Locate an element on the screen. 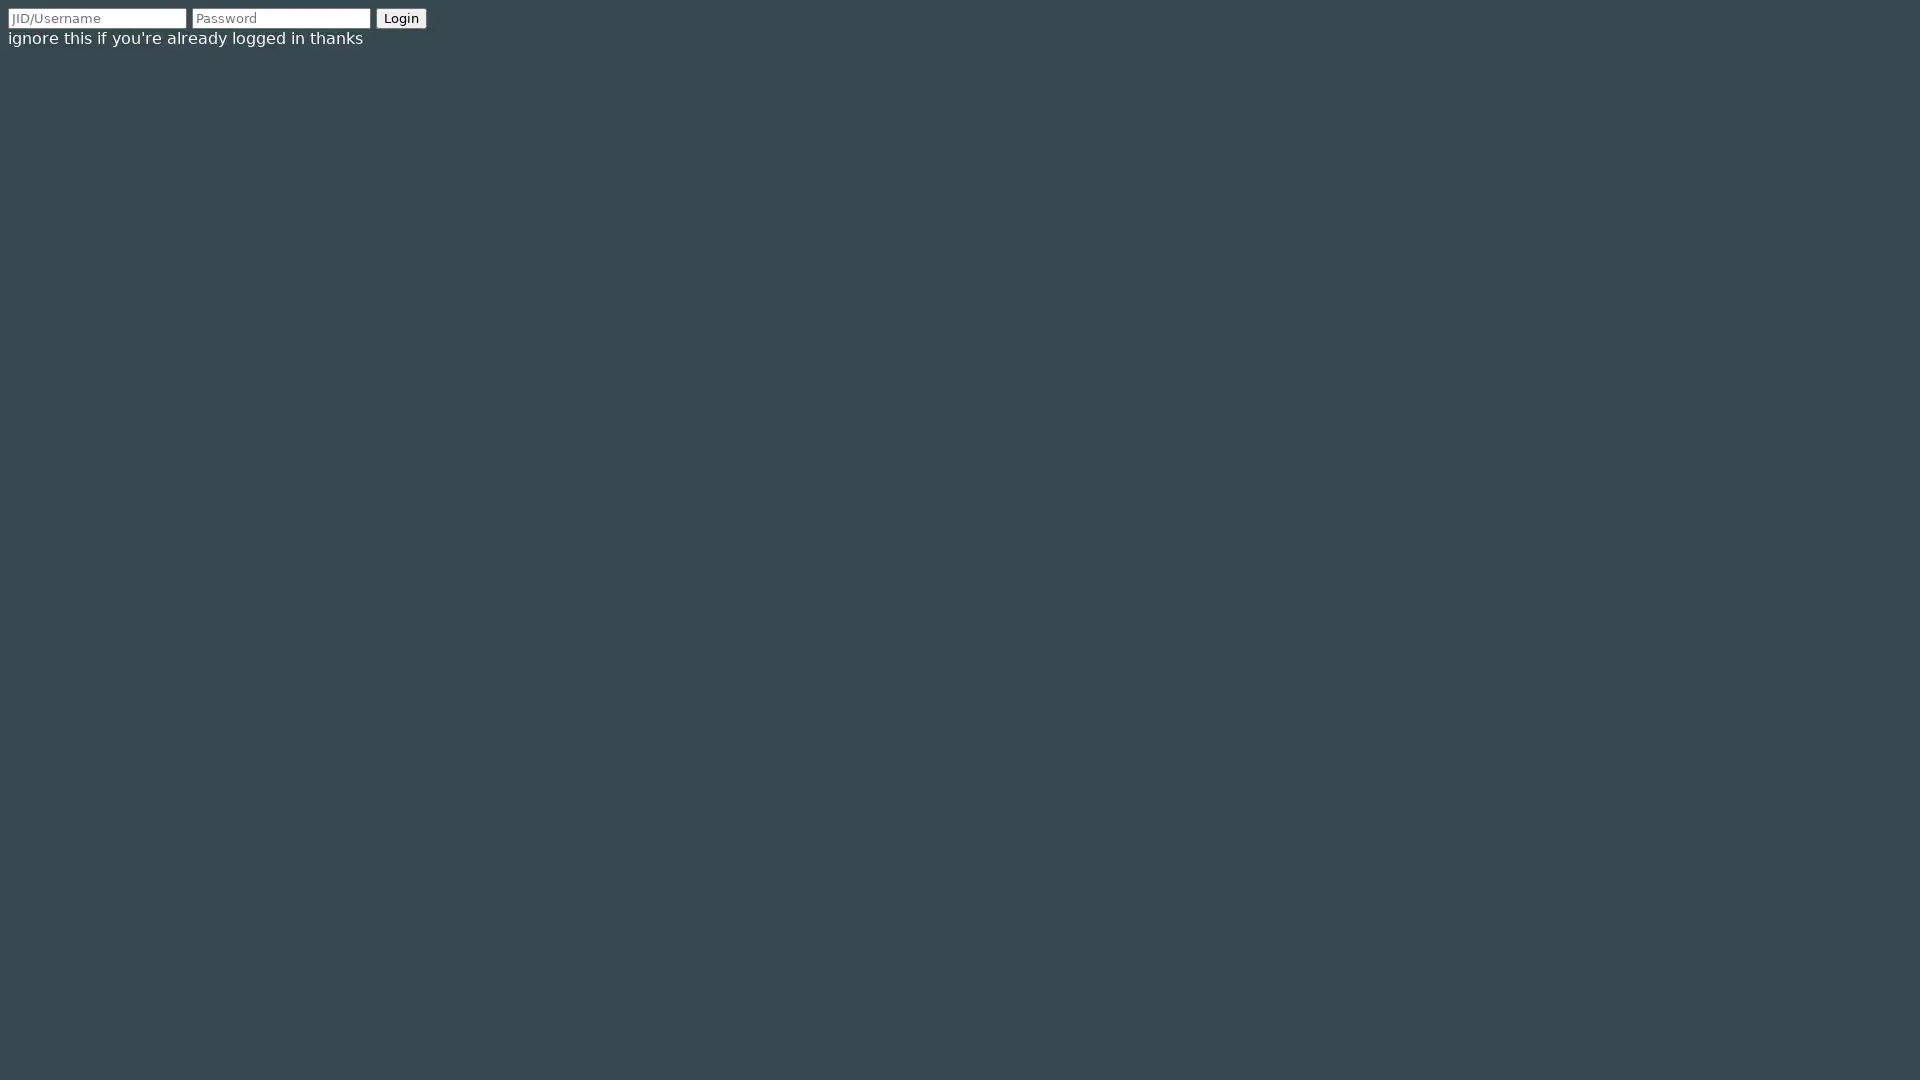 This screenshot has height=1080, width=1920. Login is located at coordinates (400, 18).